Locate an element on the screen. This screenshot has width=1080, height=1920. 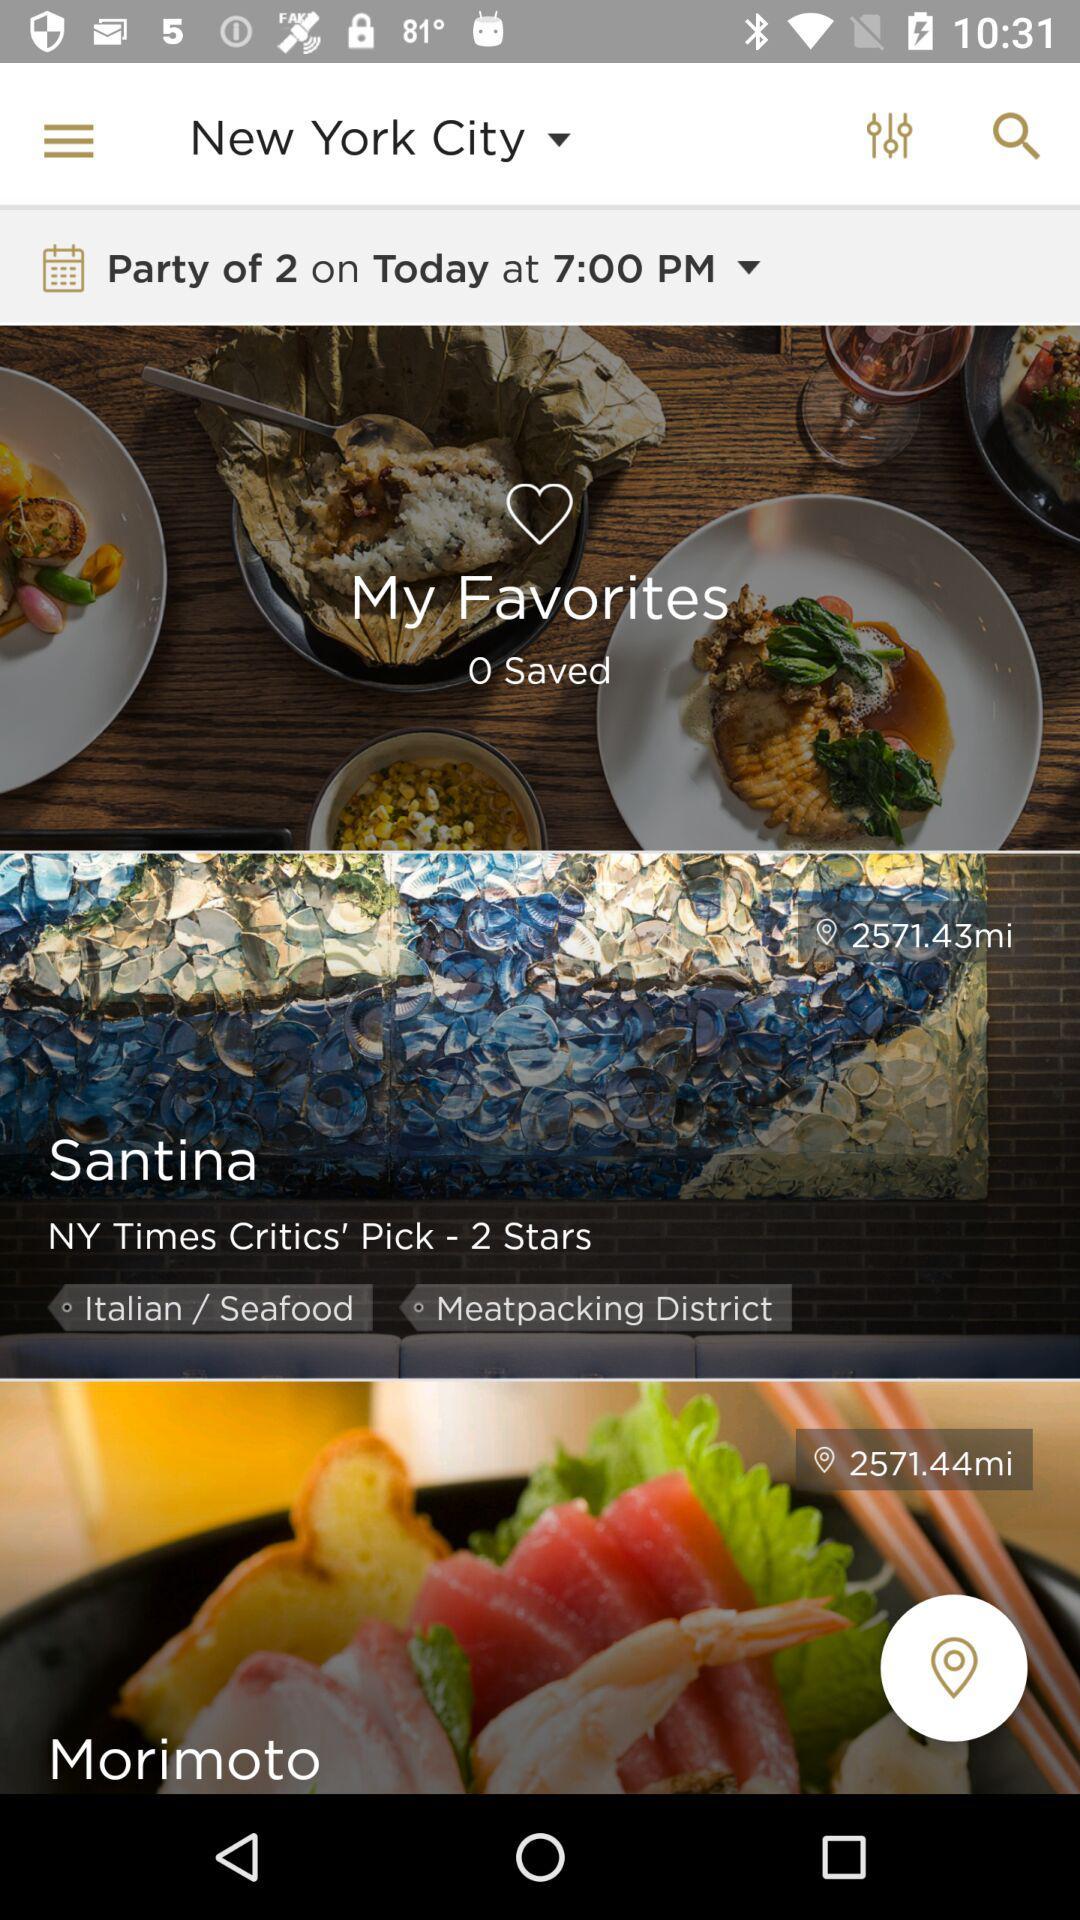
the item next to the new york city is located at coordinates (72, 135).